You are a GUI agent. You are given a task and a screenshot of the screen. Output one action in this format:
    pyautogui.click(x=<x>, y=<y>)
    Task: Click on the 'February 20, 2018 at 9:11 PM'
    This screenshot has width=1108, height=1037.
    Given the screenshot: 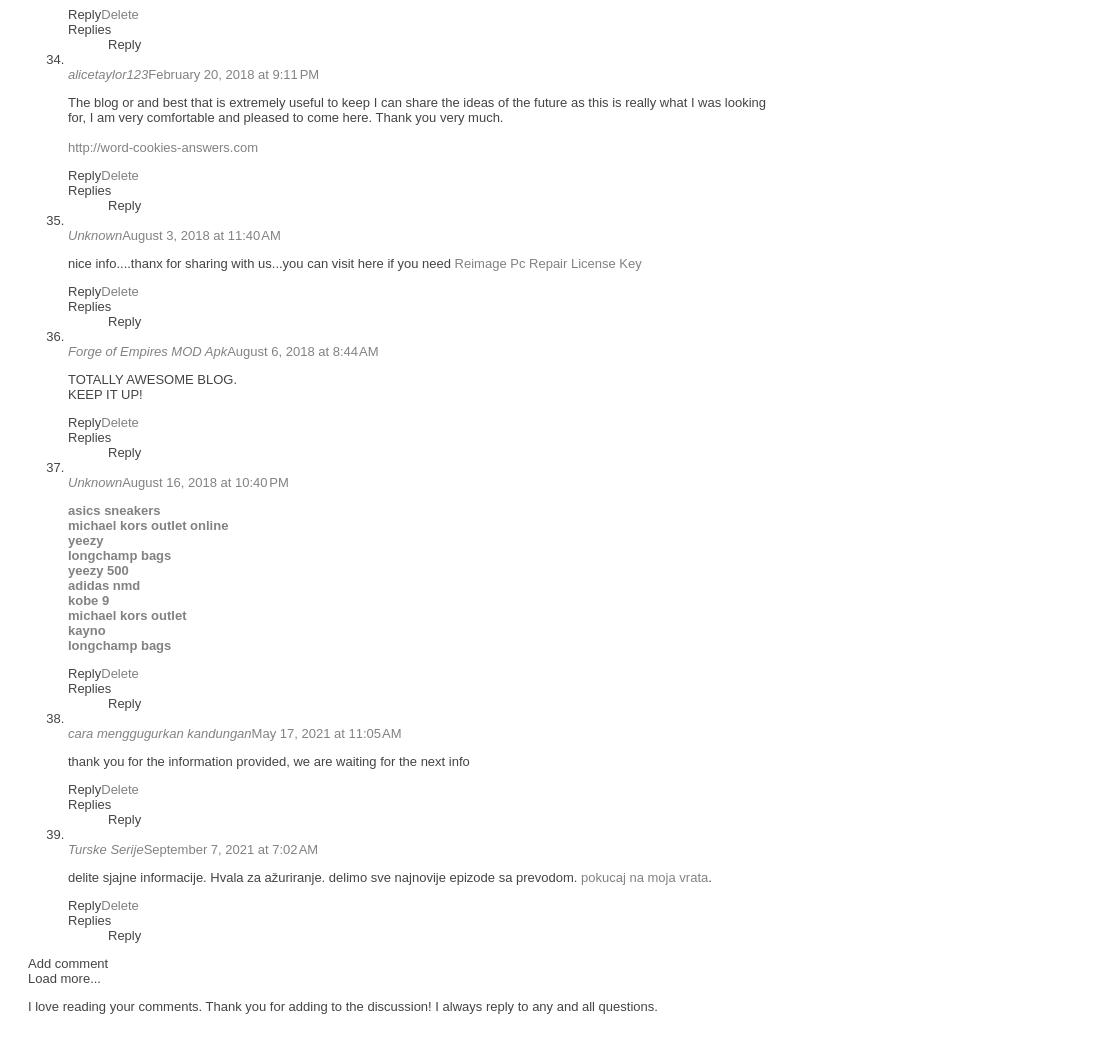 What is the action you would take?
    pyautogui.click(x=232, y=73)
    